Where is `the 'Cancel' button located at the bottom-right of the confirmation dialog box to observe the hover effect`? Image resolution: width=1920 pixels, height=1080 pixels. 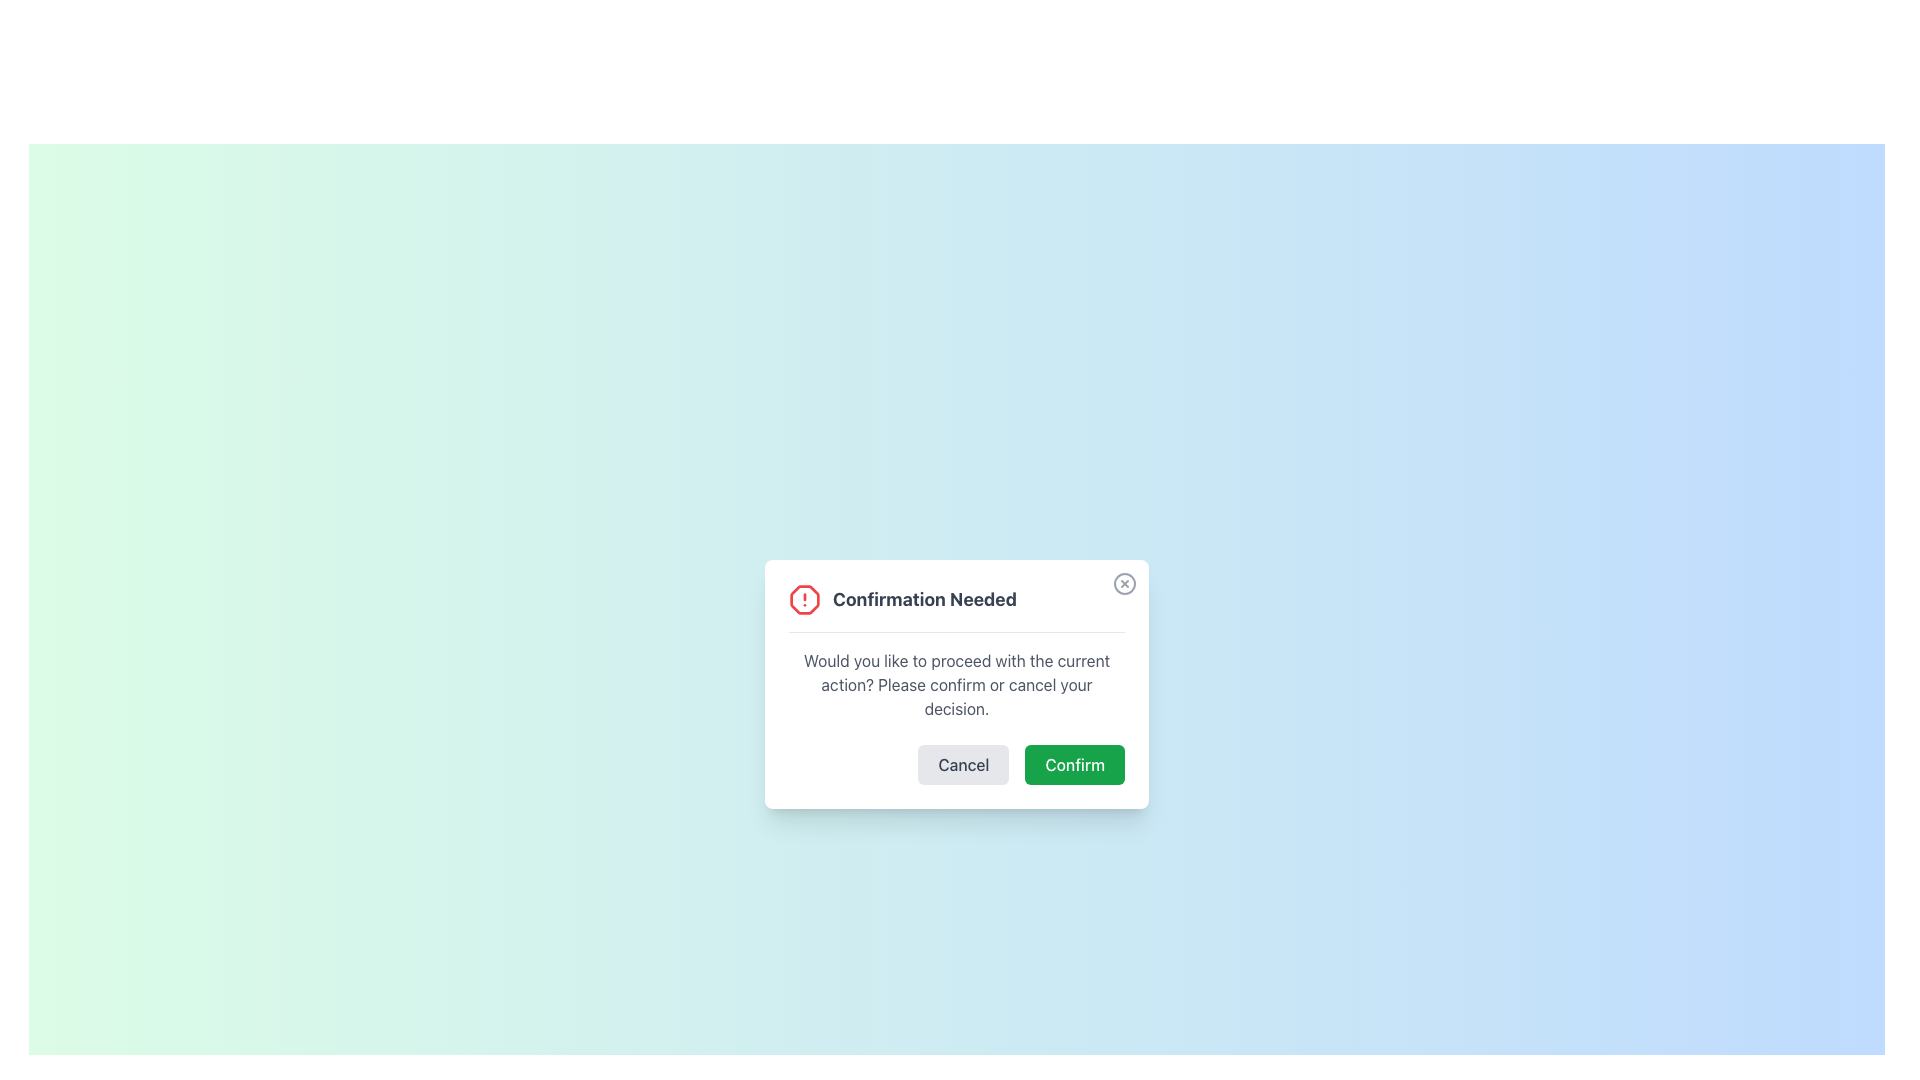
the 'Cancel' button located at the bottom-right of the confirmation dialog box to observe the hover effect is located at coordinates (955, 763).